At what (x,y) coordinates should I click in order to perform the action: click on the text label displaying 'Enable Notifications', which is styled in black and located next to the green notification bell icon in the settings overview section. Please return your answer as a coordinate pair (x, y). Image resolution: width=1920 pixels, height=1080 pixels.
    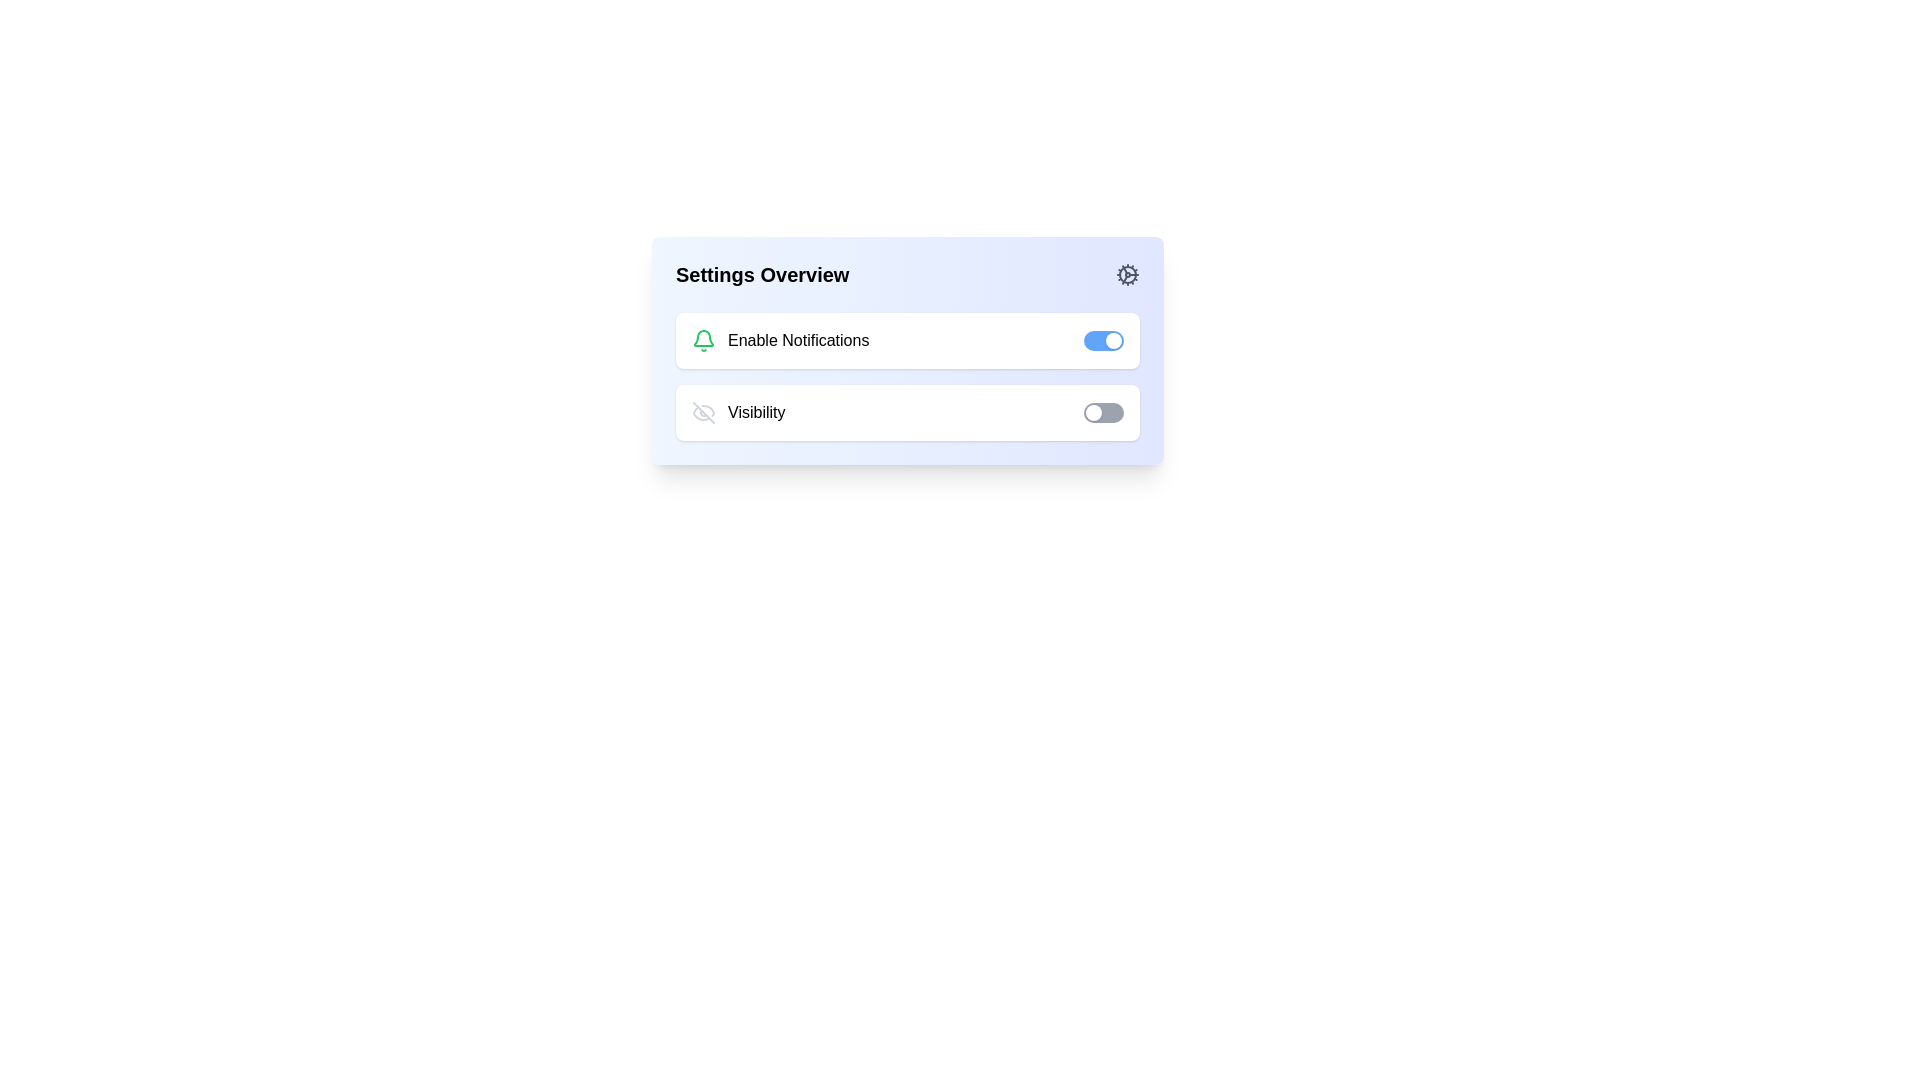
    Looking at the image, I should click on (797, 339).